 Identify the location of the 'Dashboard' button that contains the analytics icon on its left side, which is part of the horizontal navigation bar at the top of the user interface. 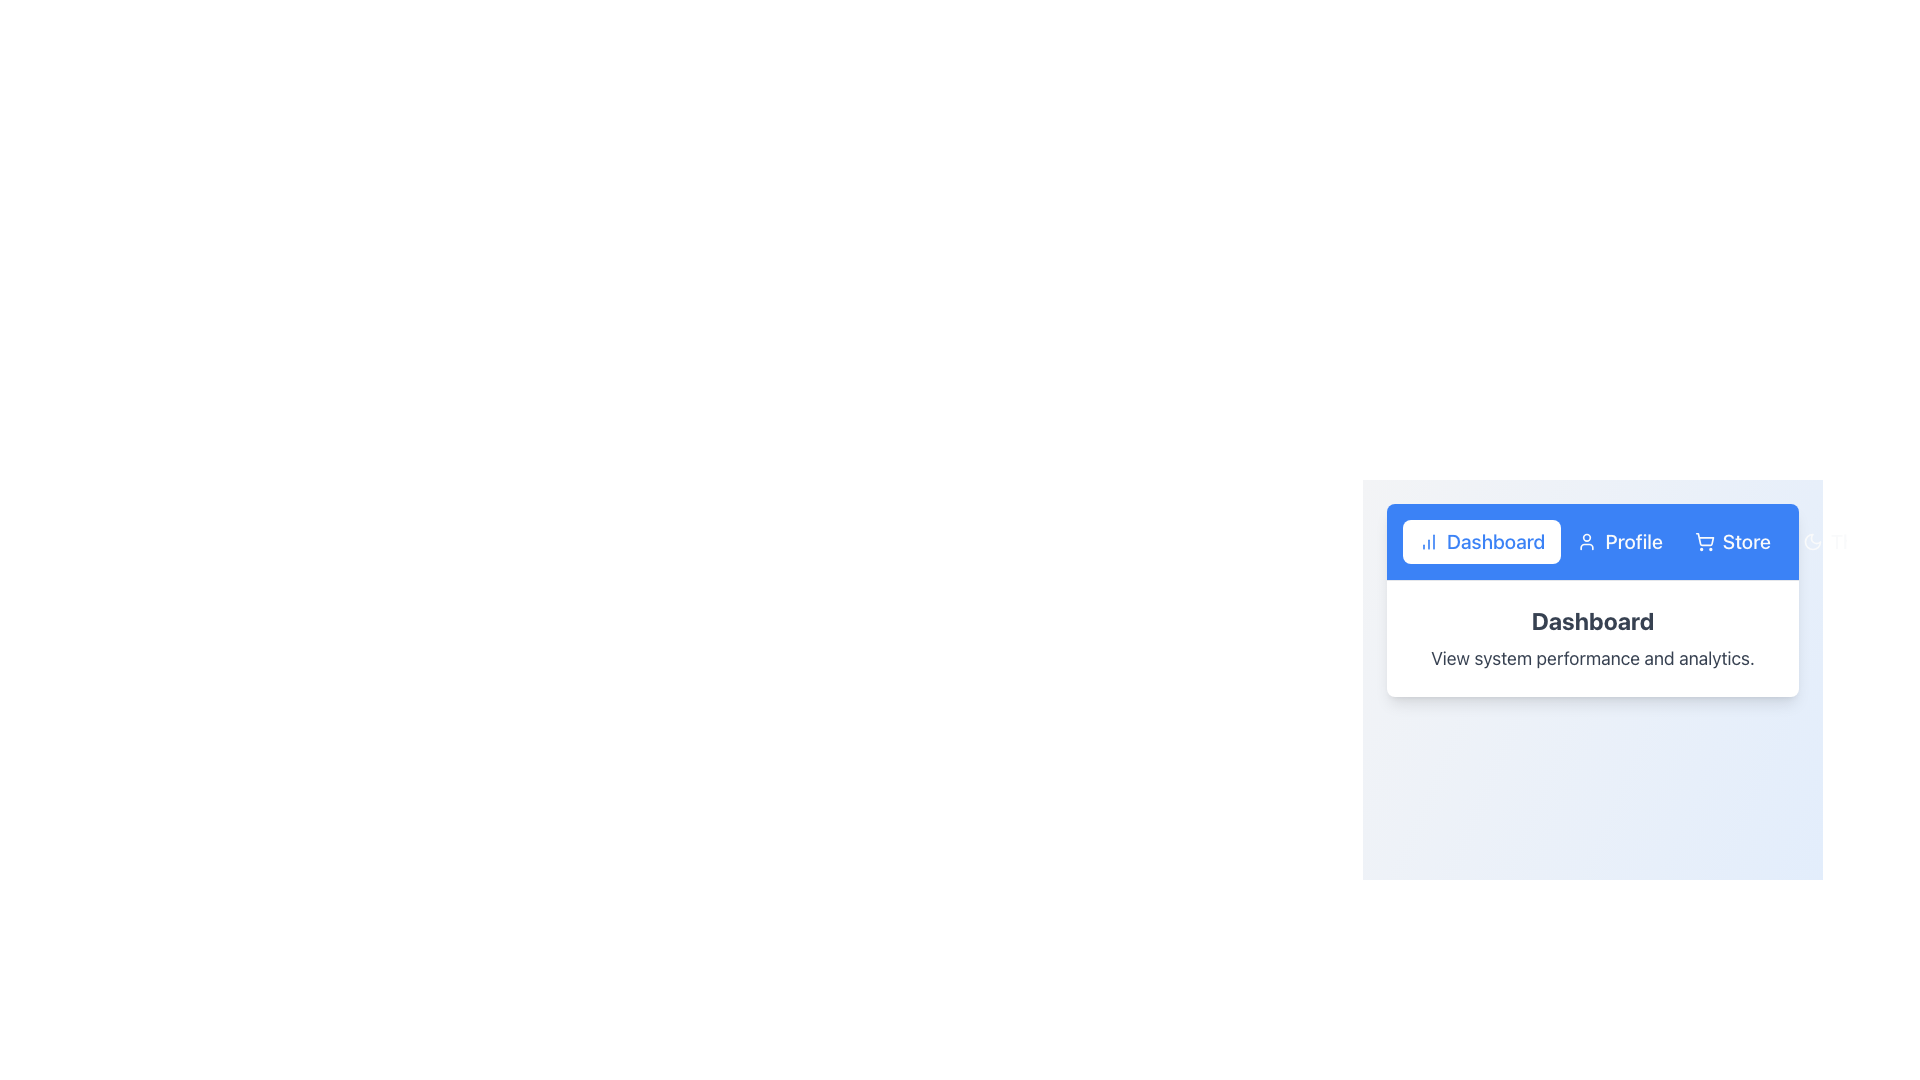
(1428, 542).